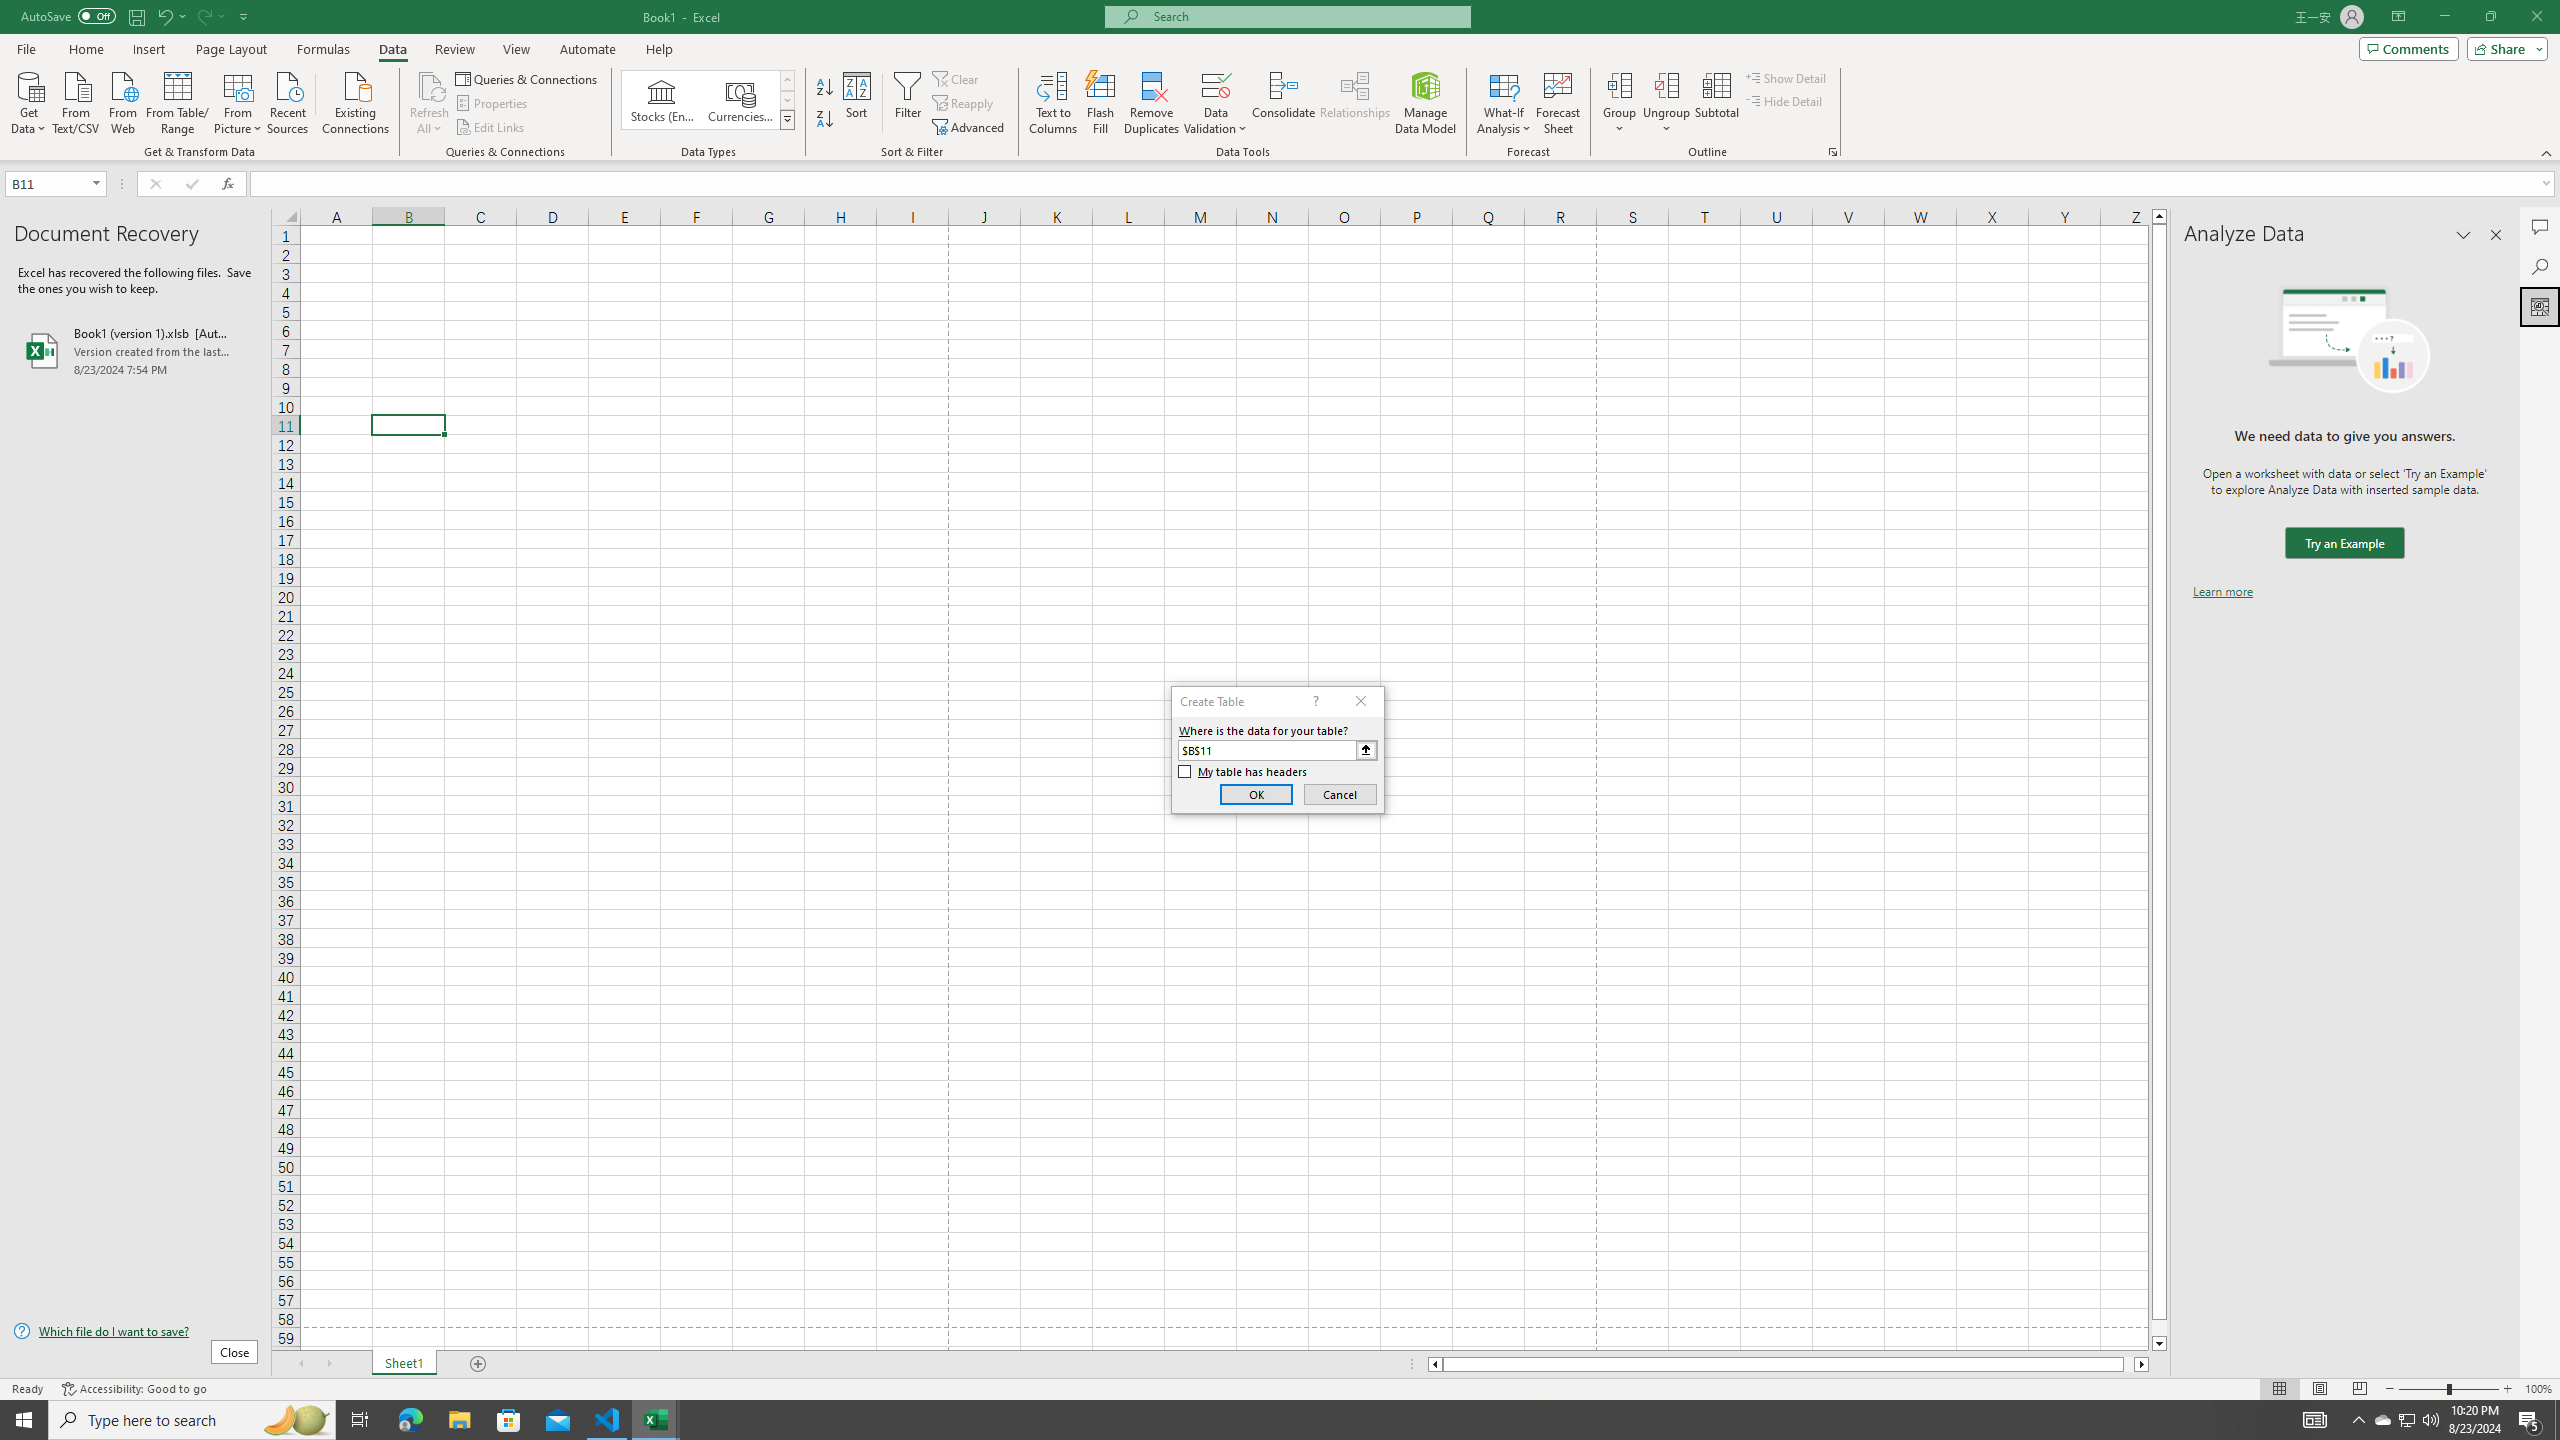 This screenshot has height=1440, width=2560. Describe the element at coordinates (203, 15) in the screenshot. I see `'Redo'` at that location.